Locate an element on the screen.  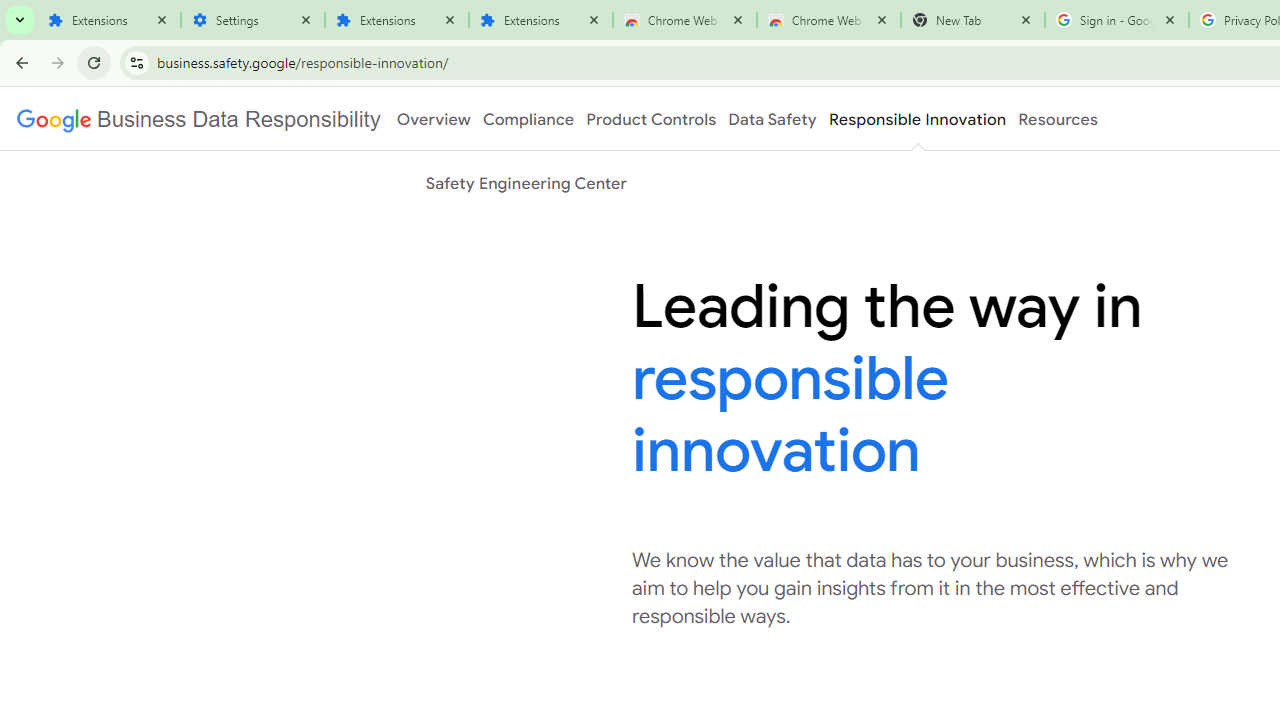
'Back' is located at coordinates (19, 61).